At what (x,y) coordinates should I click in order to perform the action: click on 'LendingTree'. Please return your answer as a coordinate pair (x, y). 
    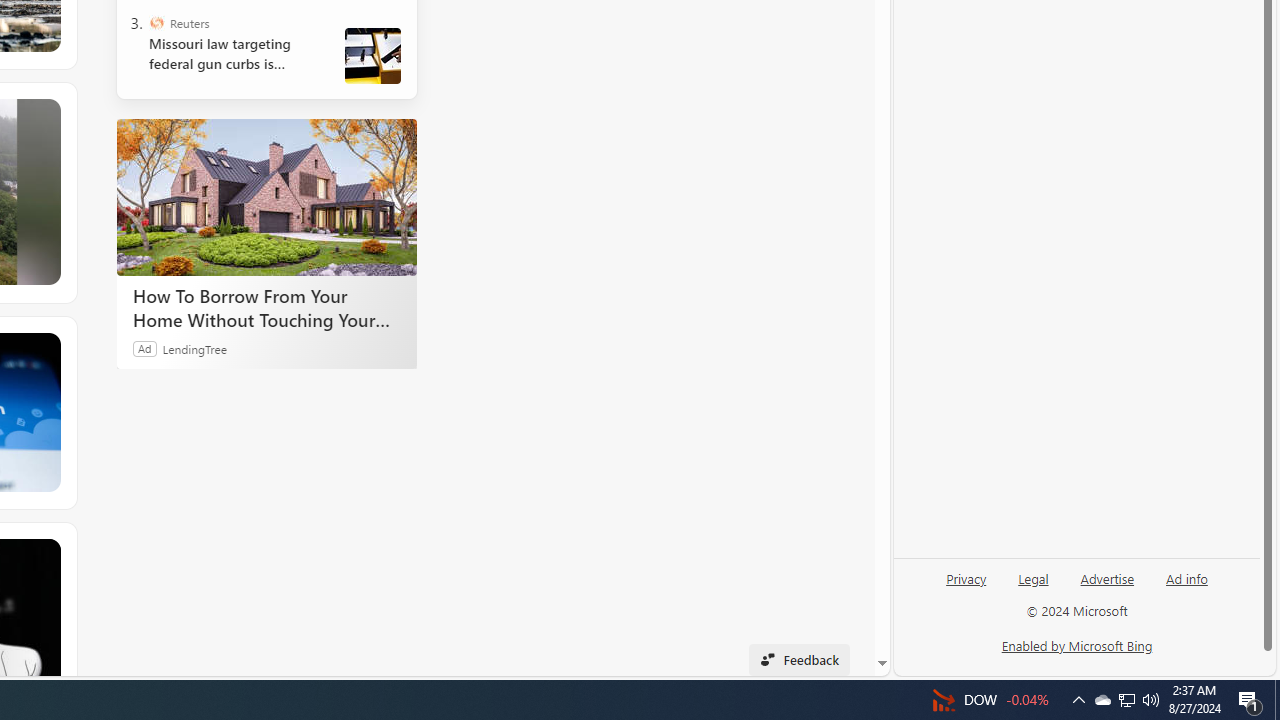
    Looking at the image, I should click on (195, 347).